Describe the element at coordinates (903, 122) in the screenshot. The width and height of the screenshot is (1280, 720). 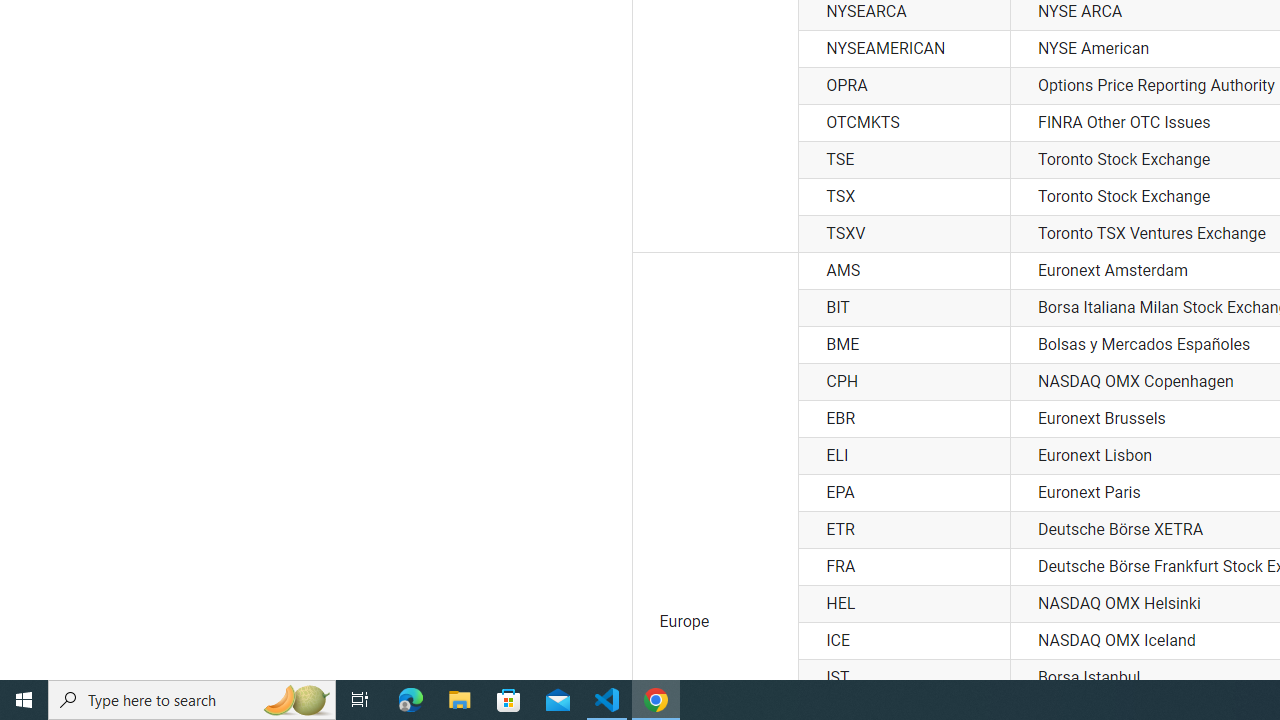
I see `'OTCMKTS'` at that location.